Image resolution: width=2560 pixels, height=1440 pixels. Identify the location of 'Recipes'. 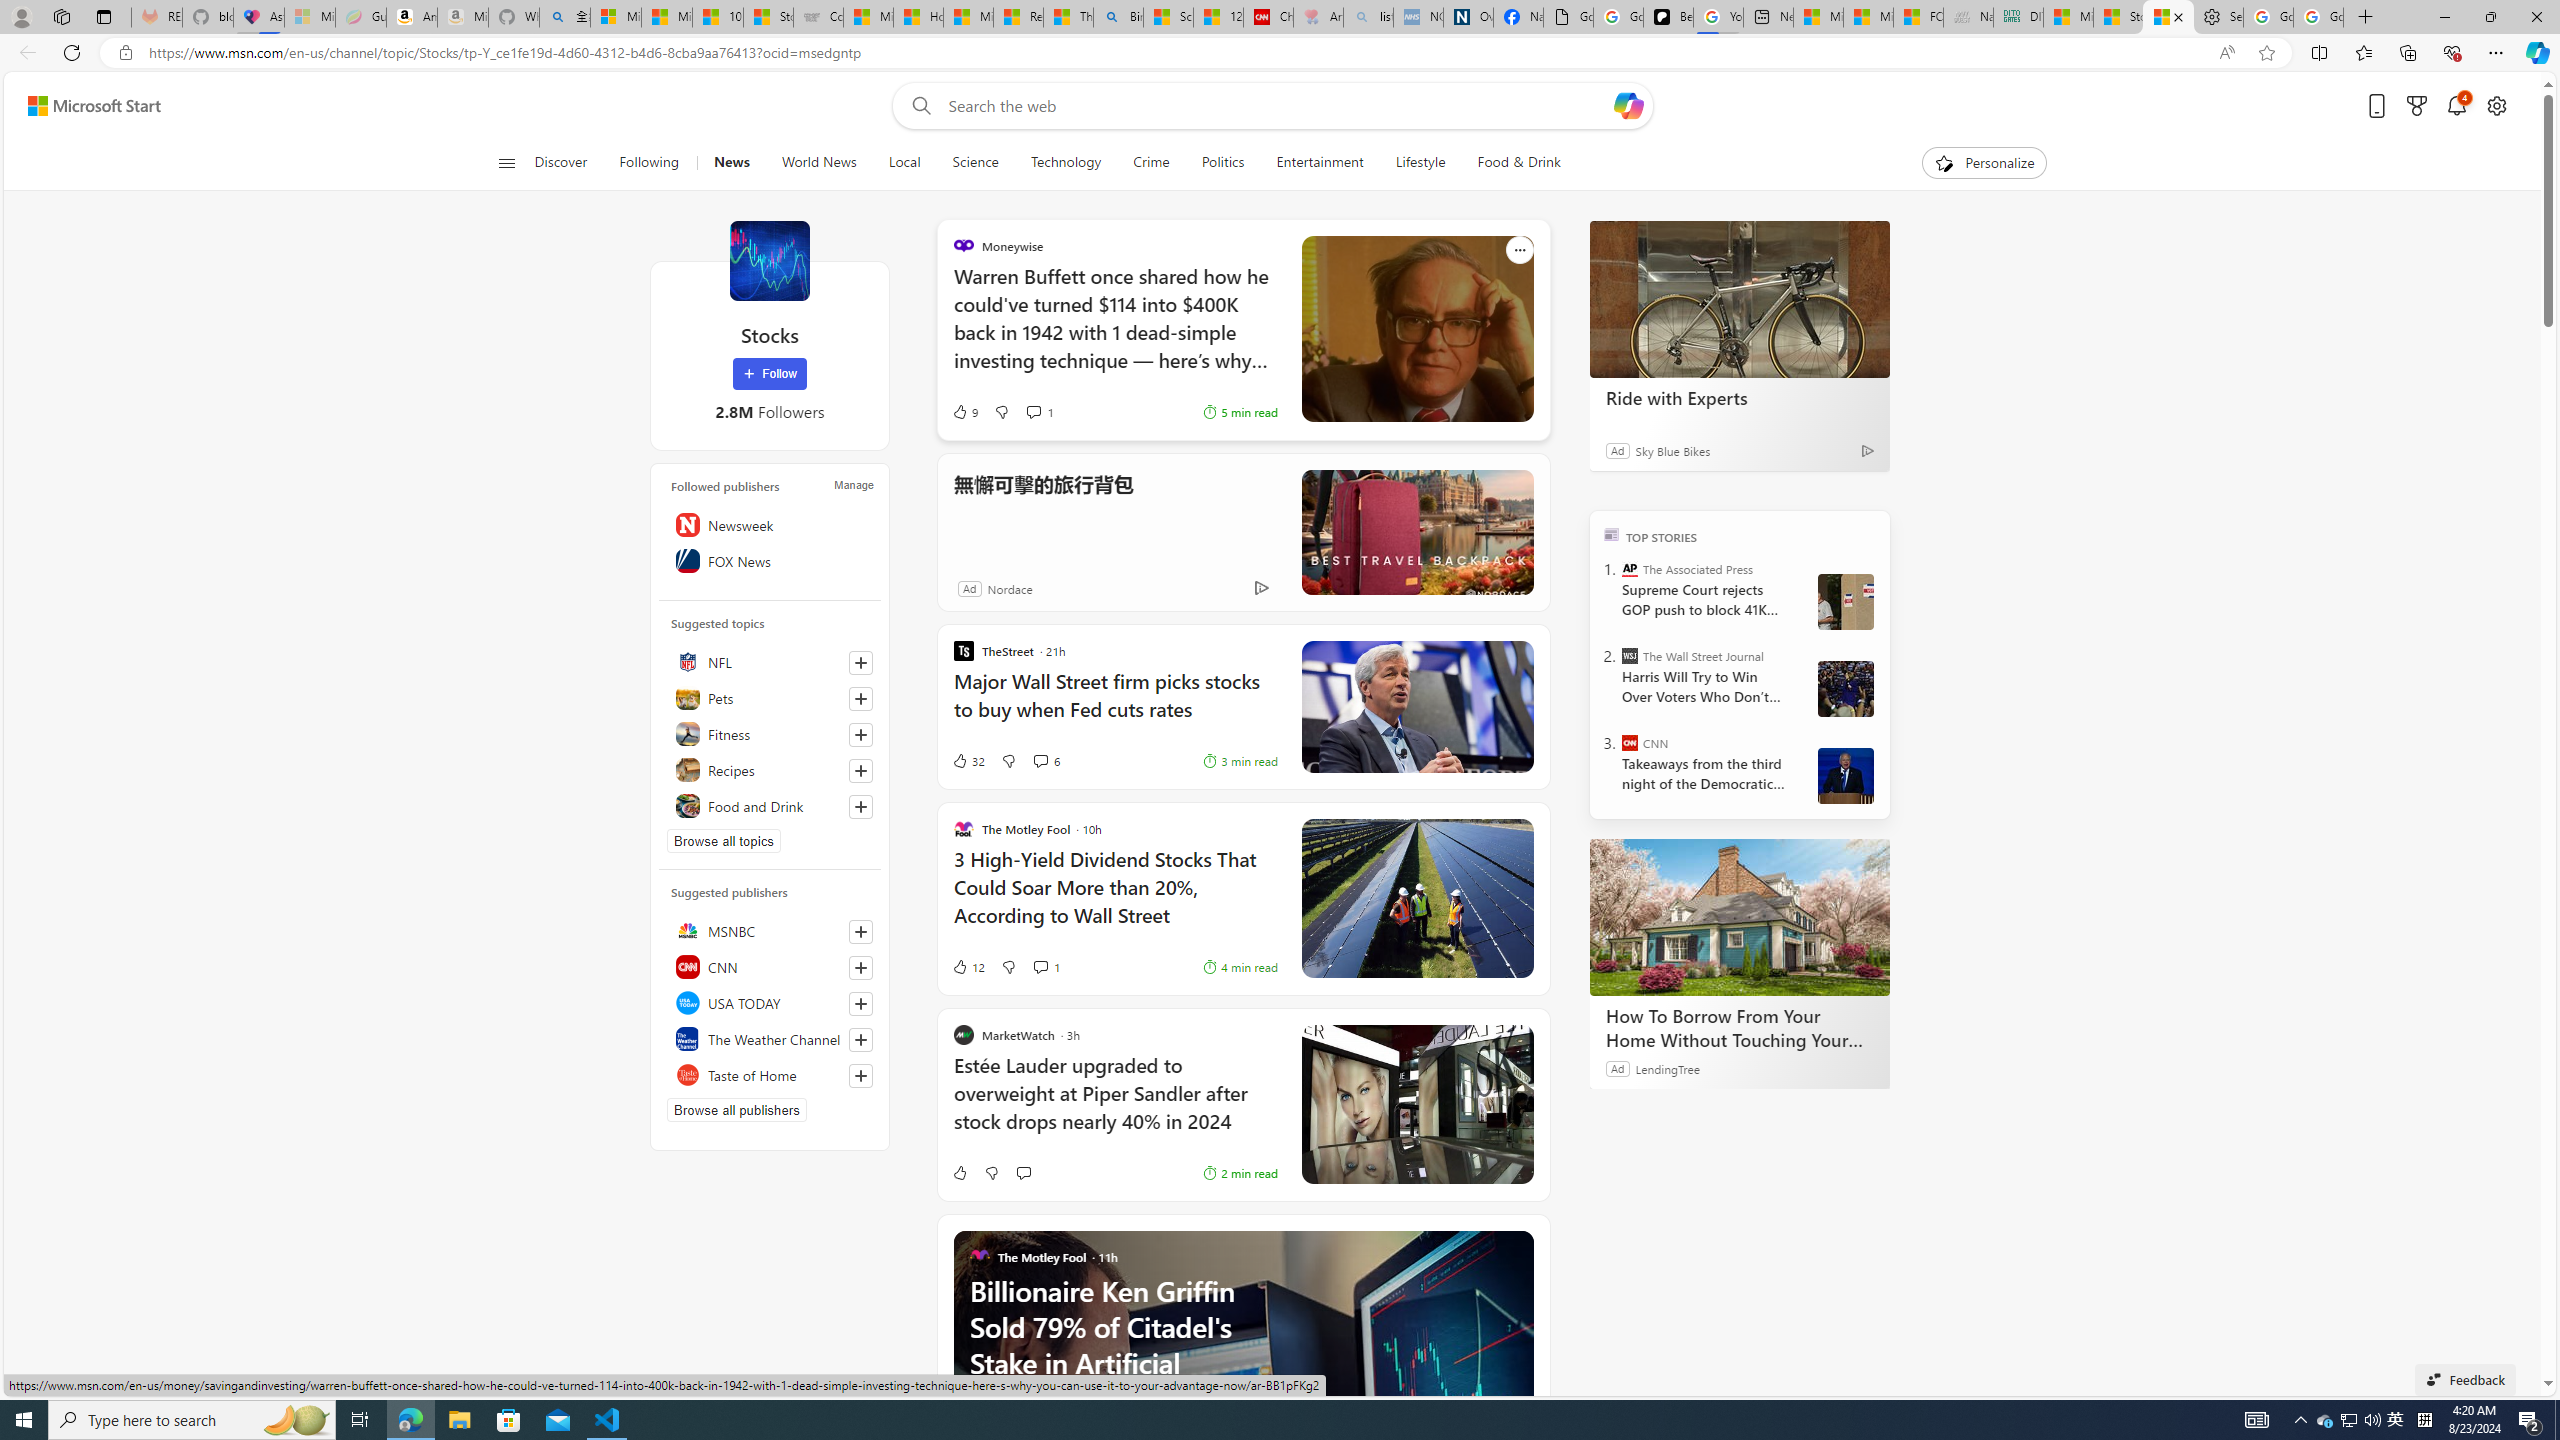
(770, 769).